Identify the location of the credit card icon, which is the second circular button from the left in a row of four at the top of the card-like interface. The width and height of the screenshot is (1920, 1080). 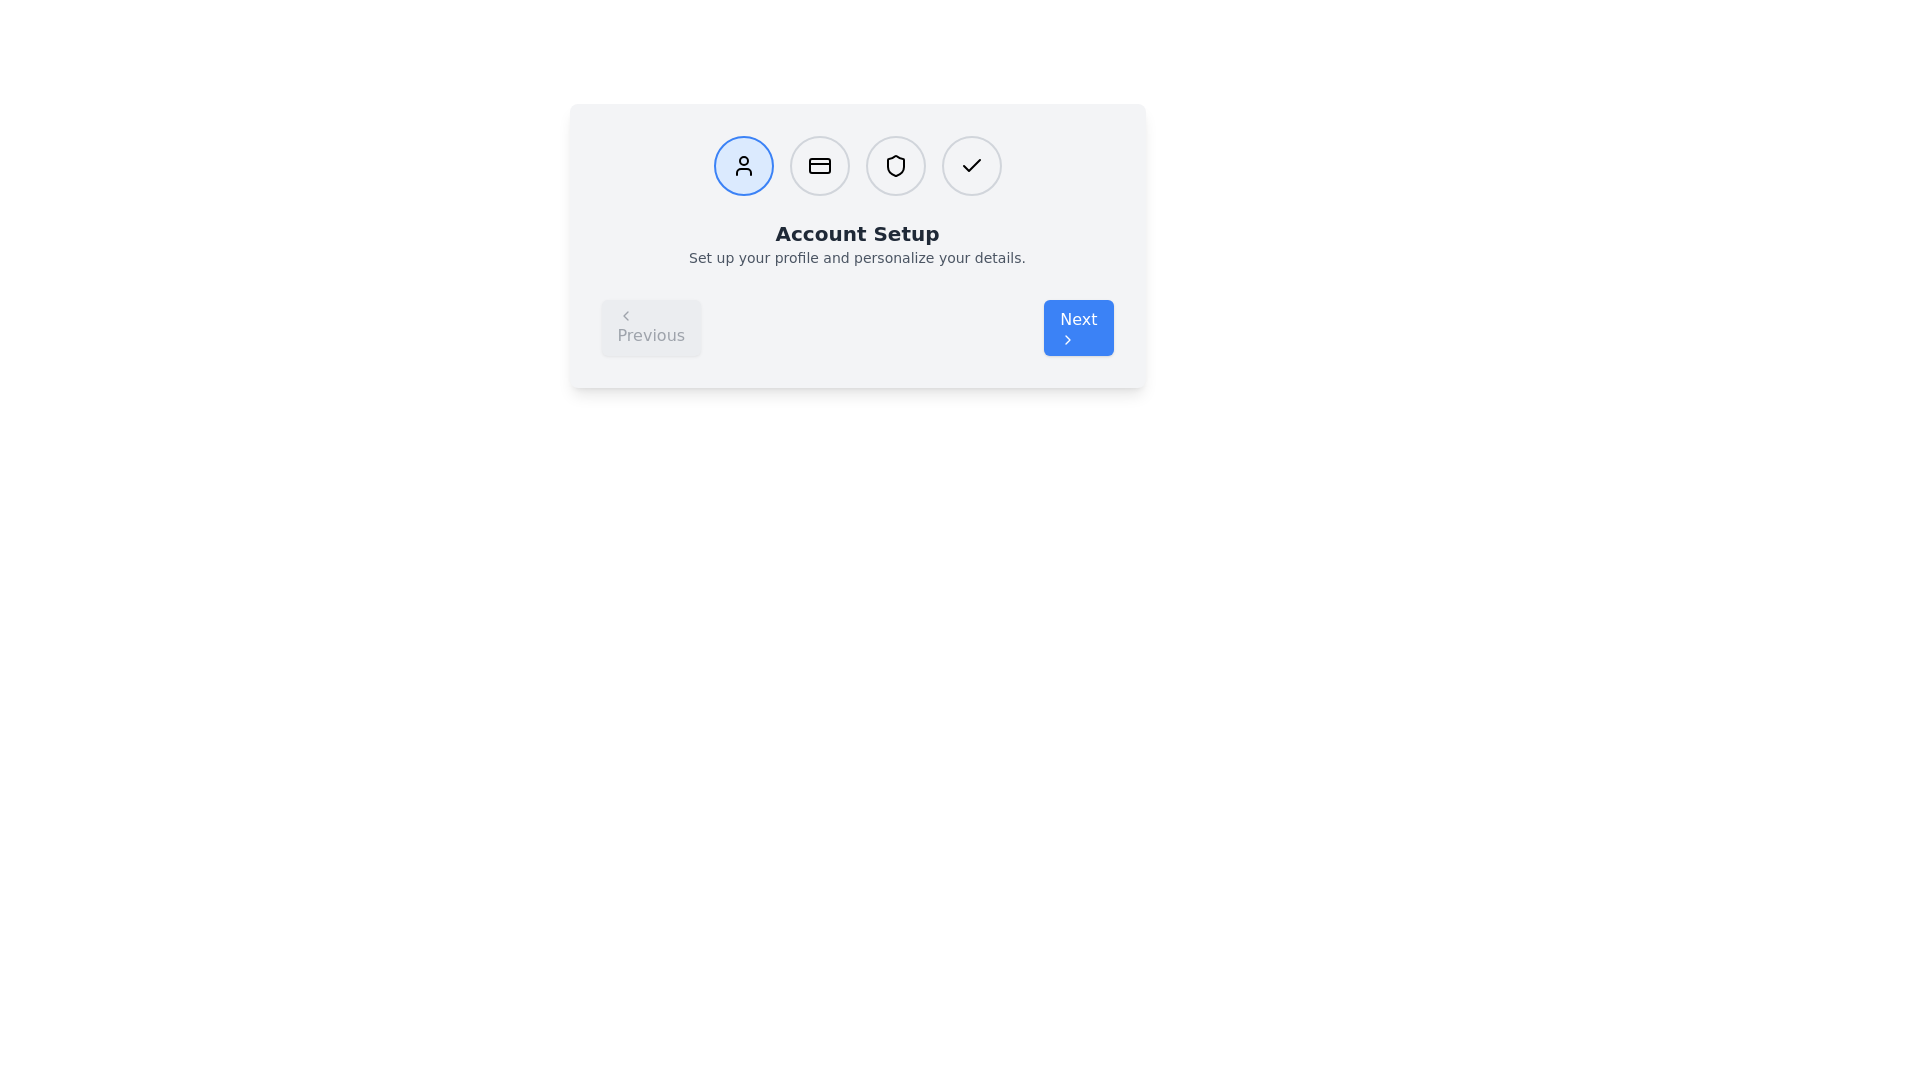
(819, 164).